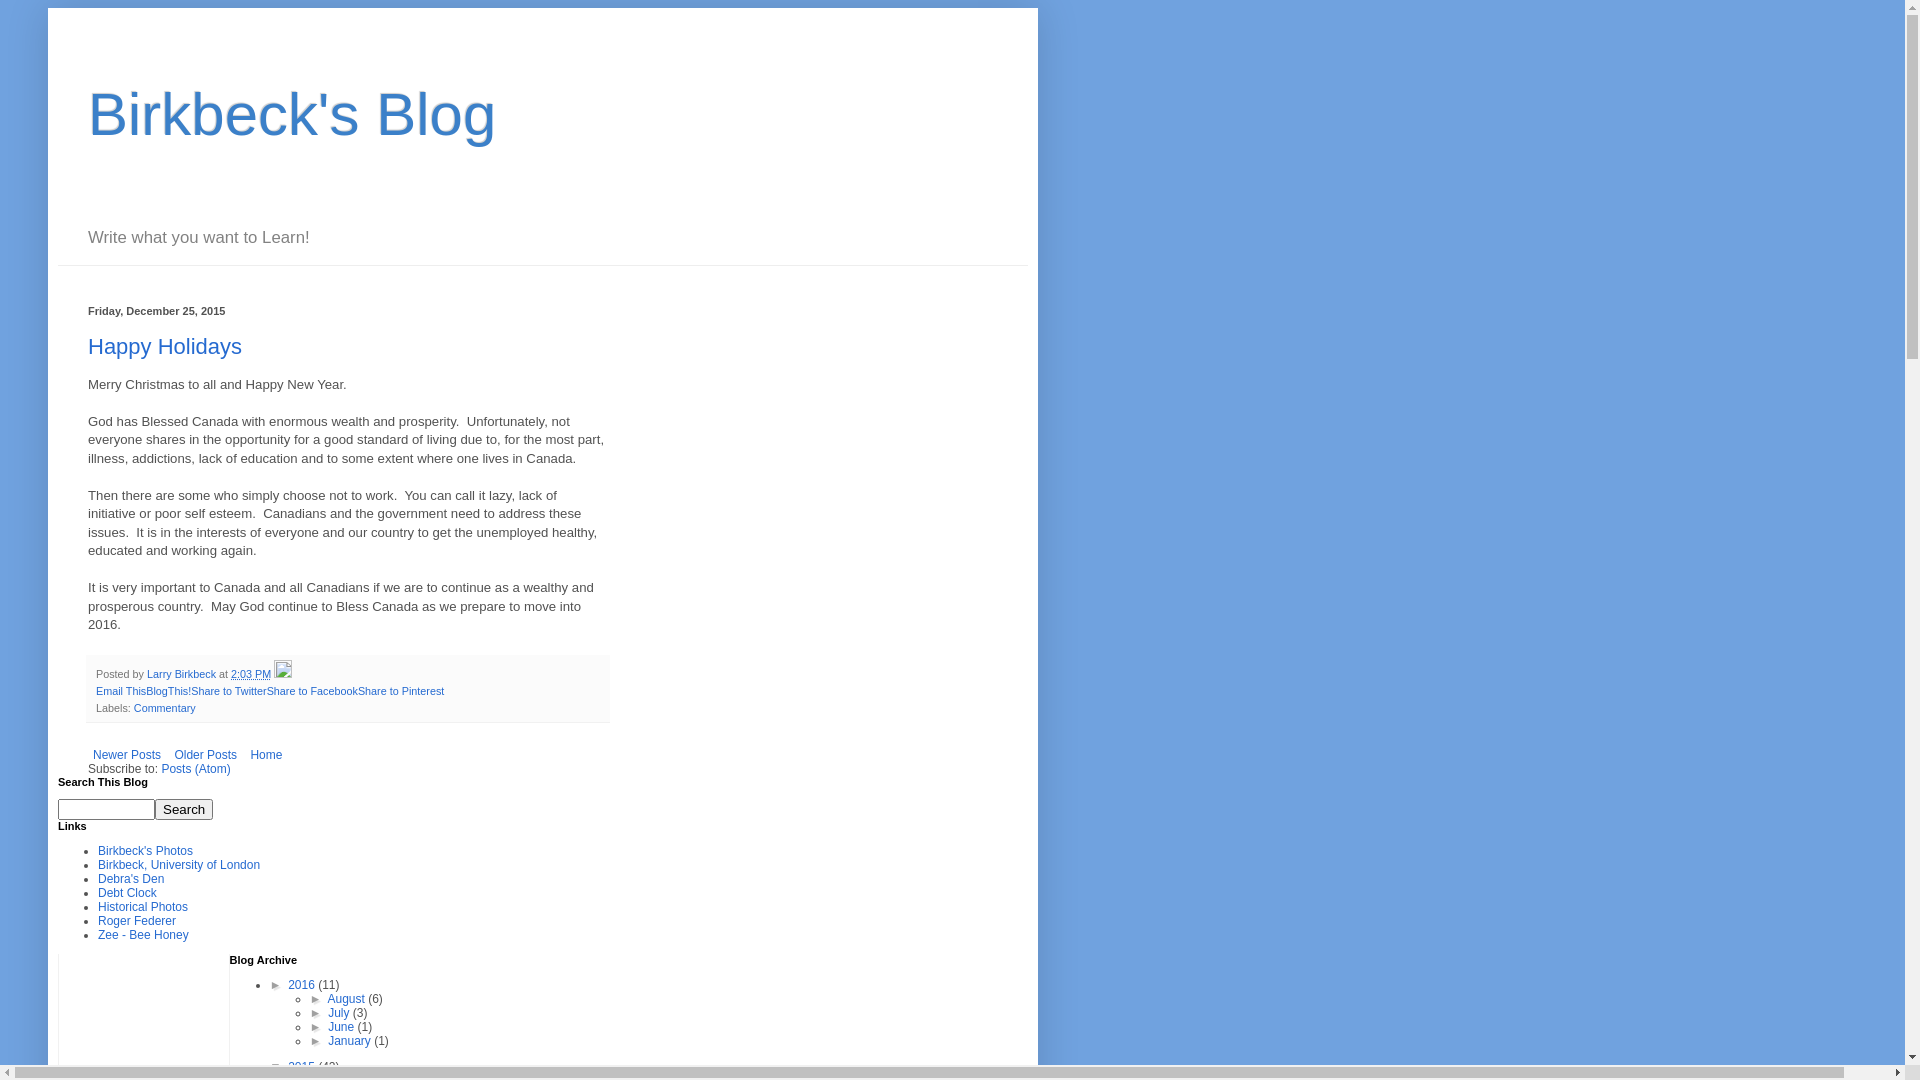 The image size is (1920, 1080). Describe the element at coordinates (142, 906) in the screenshot. I see `'Historical Photos'` at that location.